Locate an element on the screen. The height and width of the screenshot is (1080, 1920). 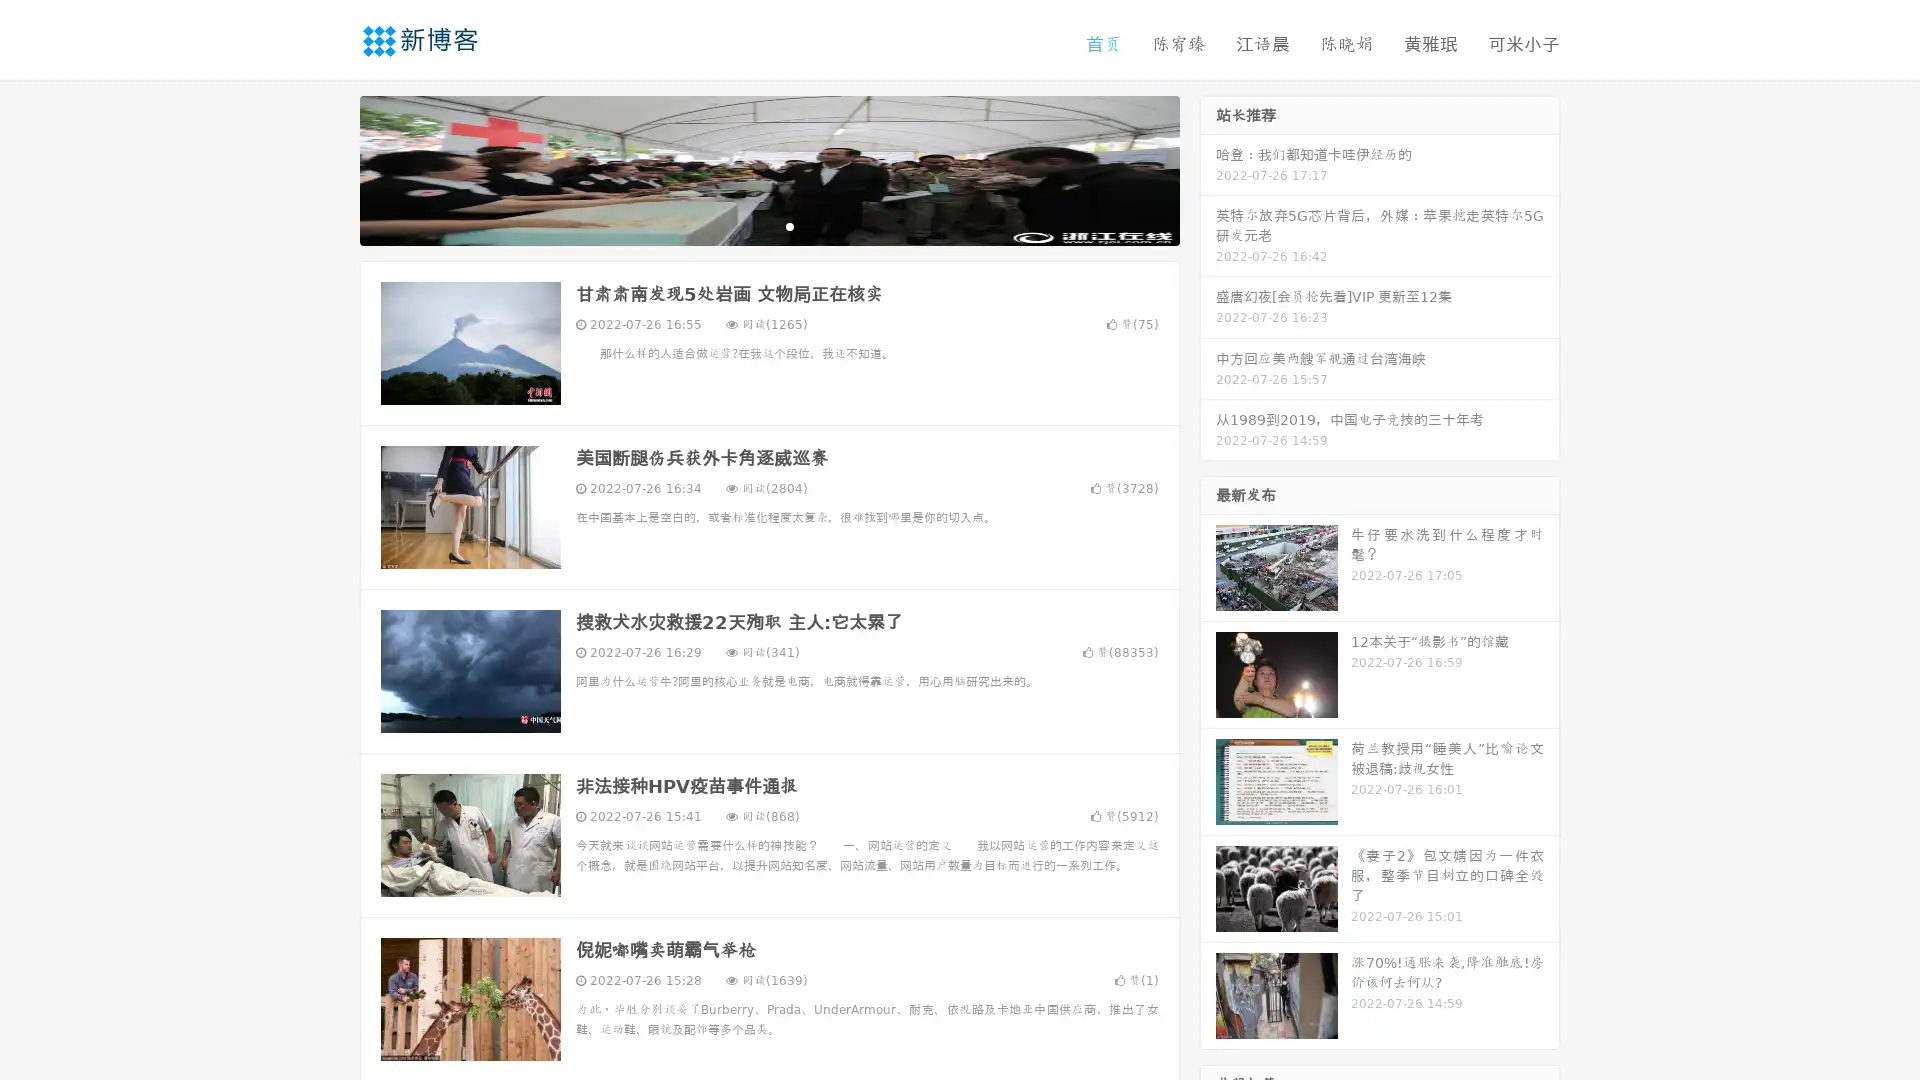
Go to slide 3 is located at coordinates (789, 225).